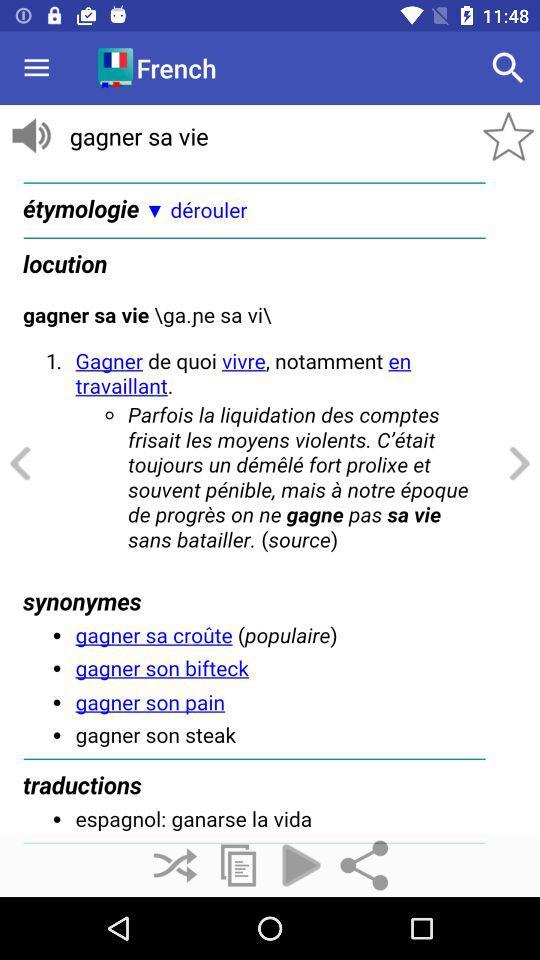  Describe the element at coordinates (270, 500) in the screenshot. I see `page` at that location.